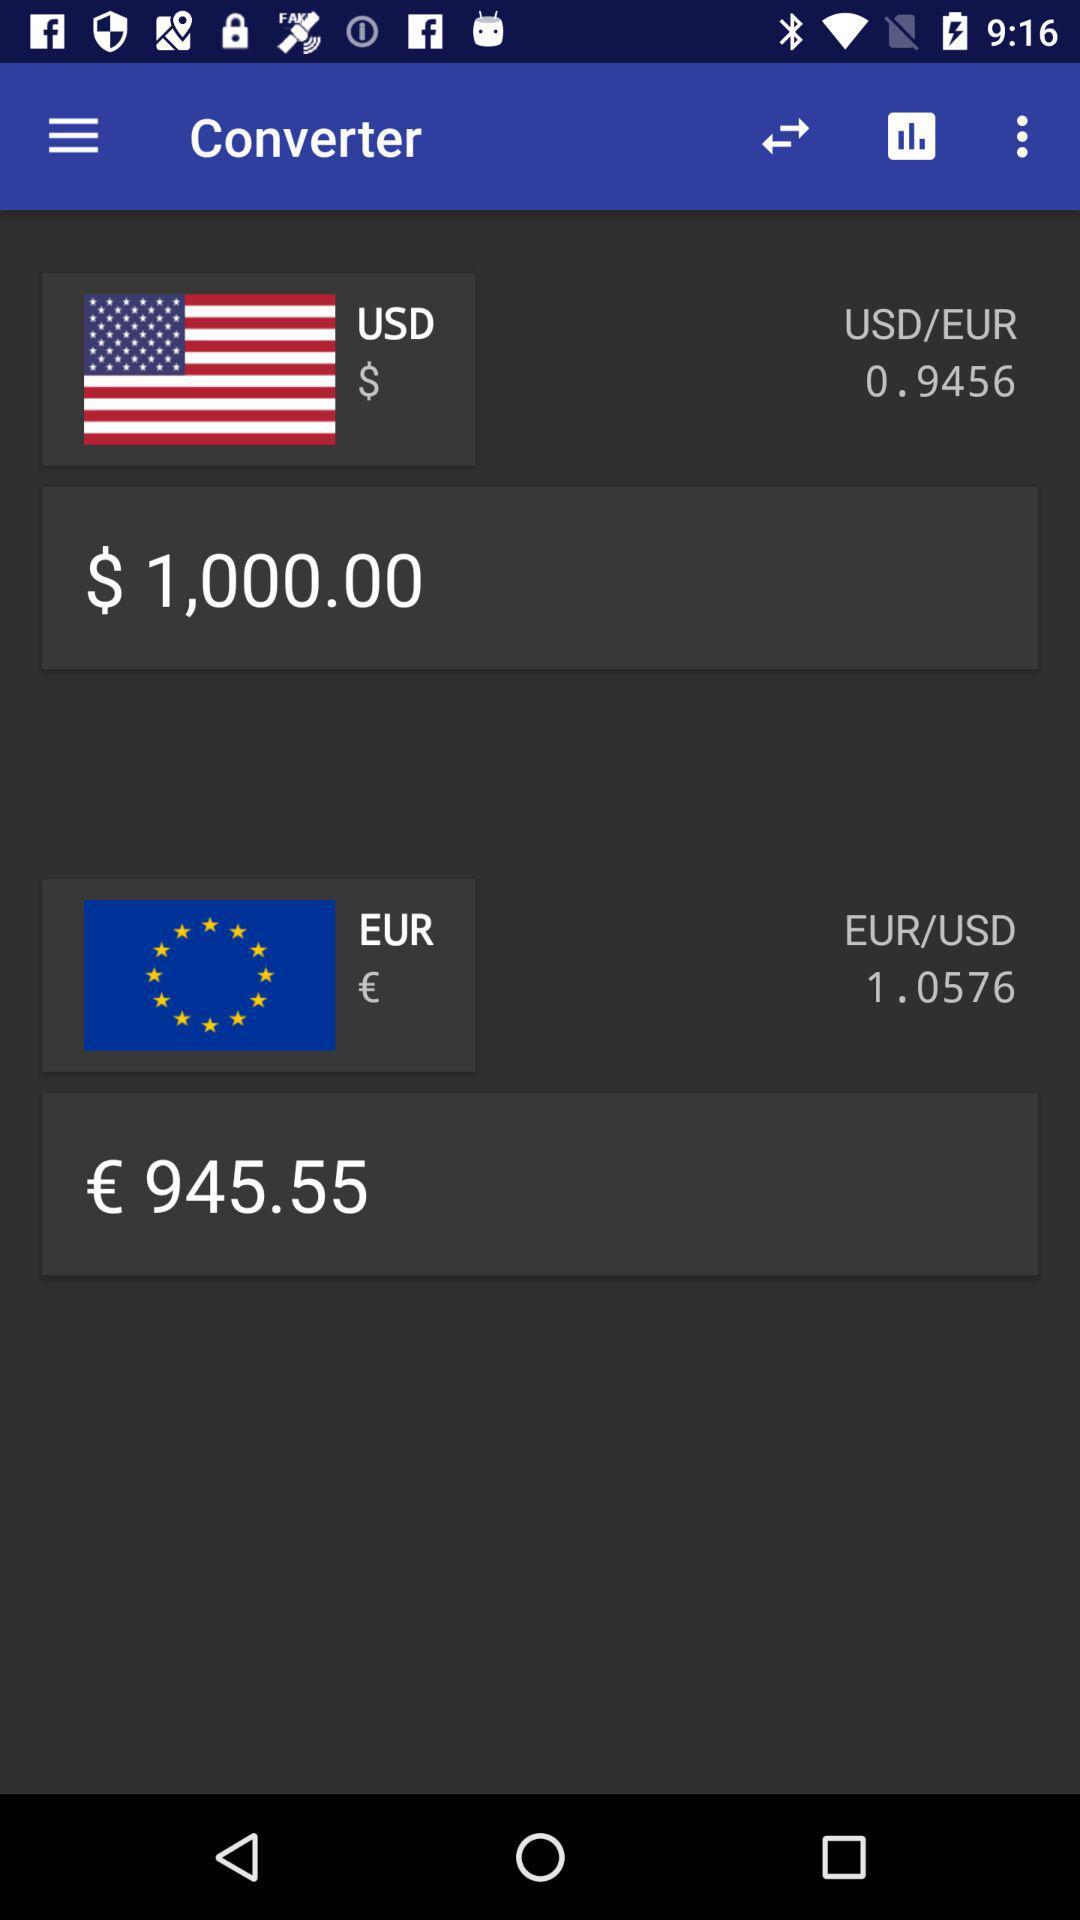  What do you see at coordinates (911, 135) in the screenshot?
I see `item above the usd/eur icon` at bounding box center [911, 135].